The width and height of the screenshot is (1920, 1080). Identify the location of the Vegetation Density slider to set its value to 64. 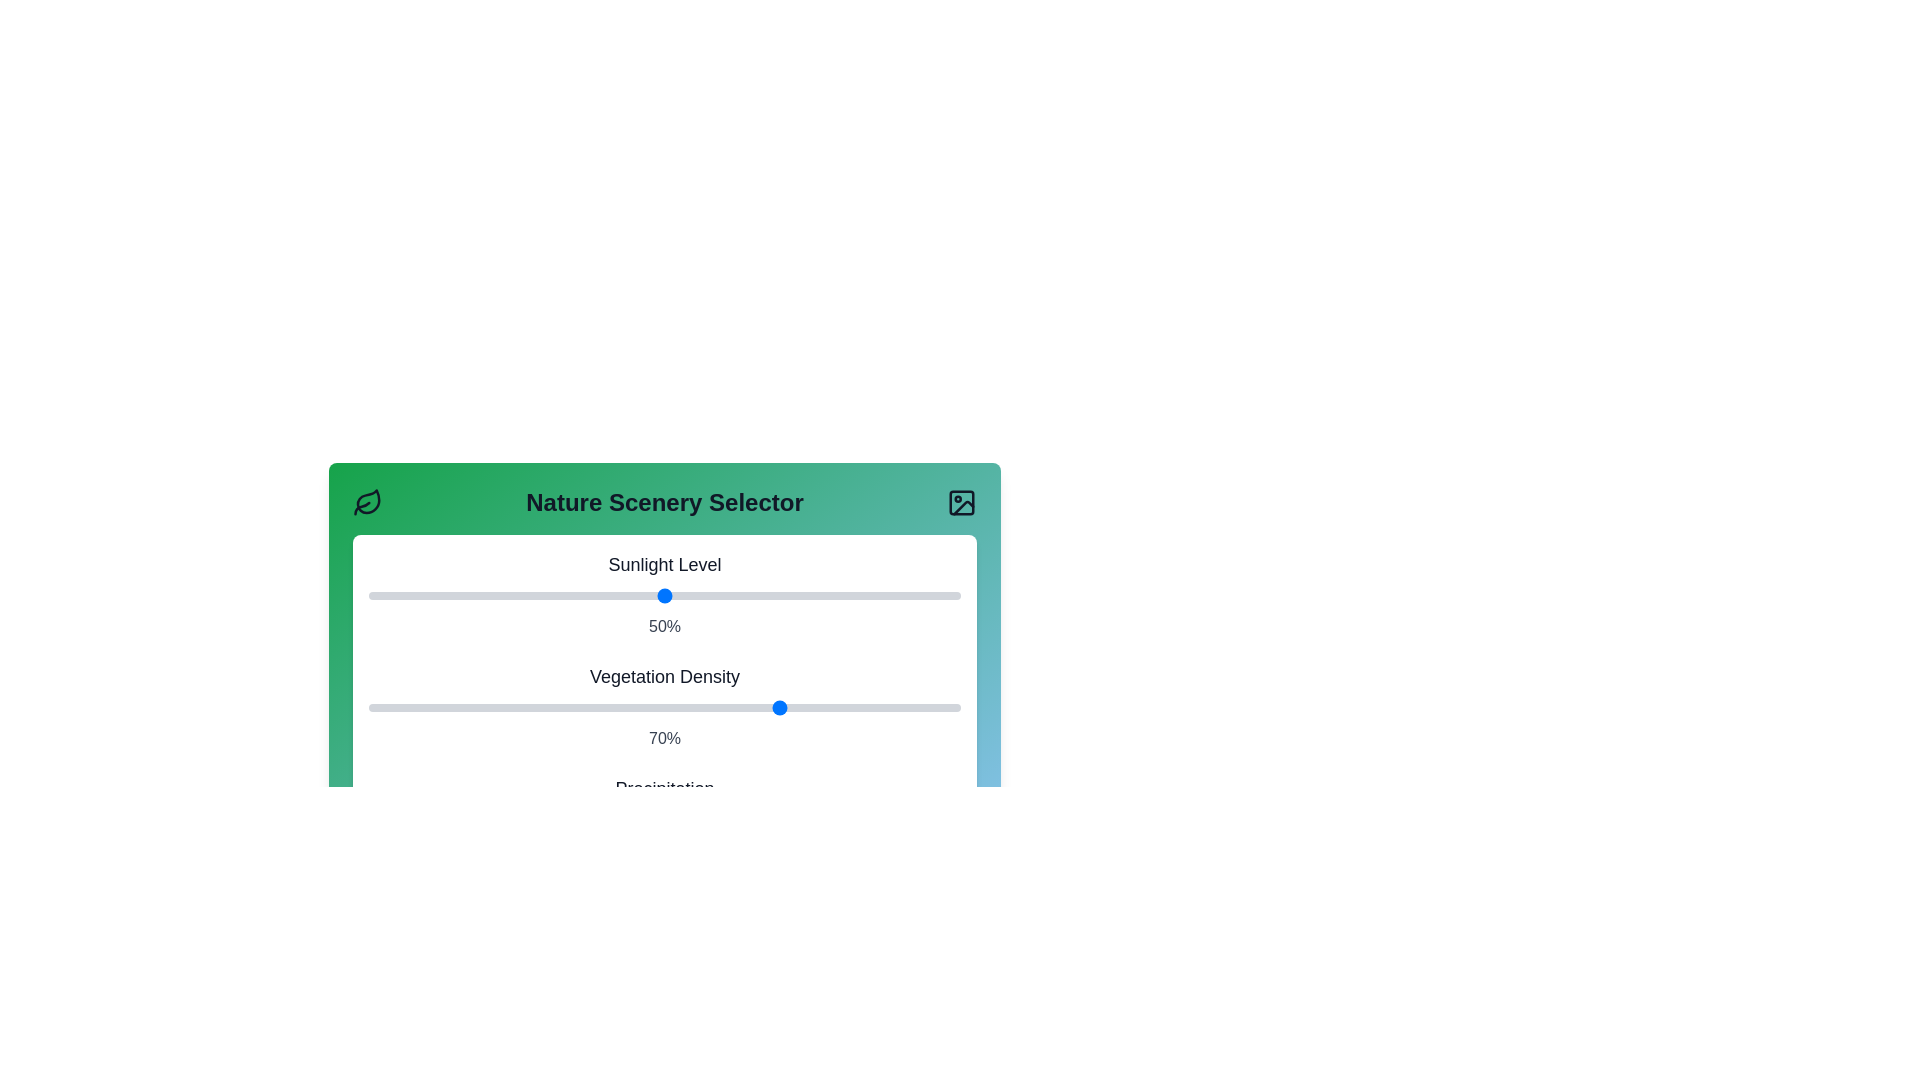
(746, 707).